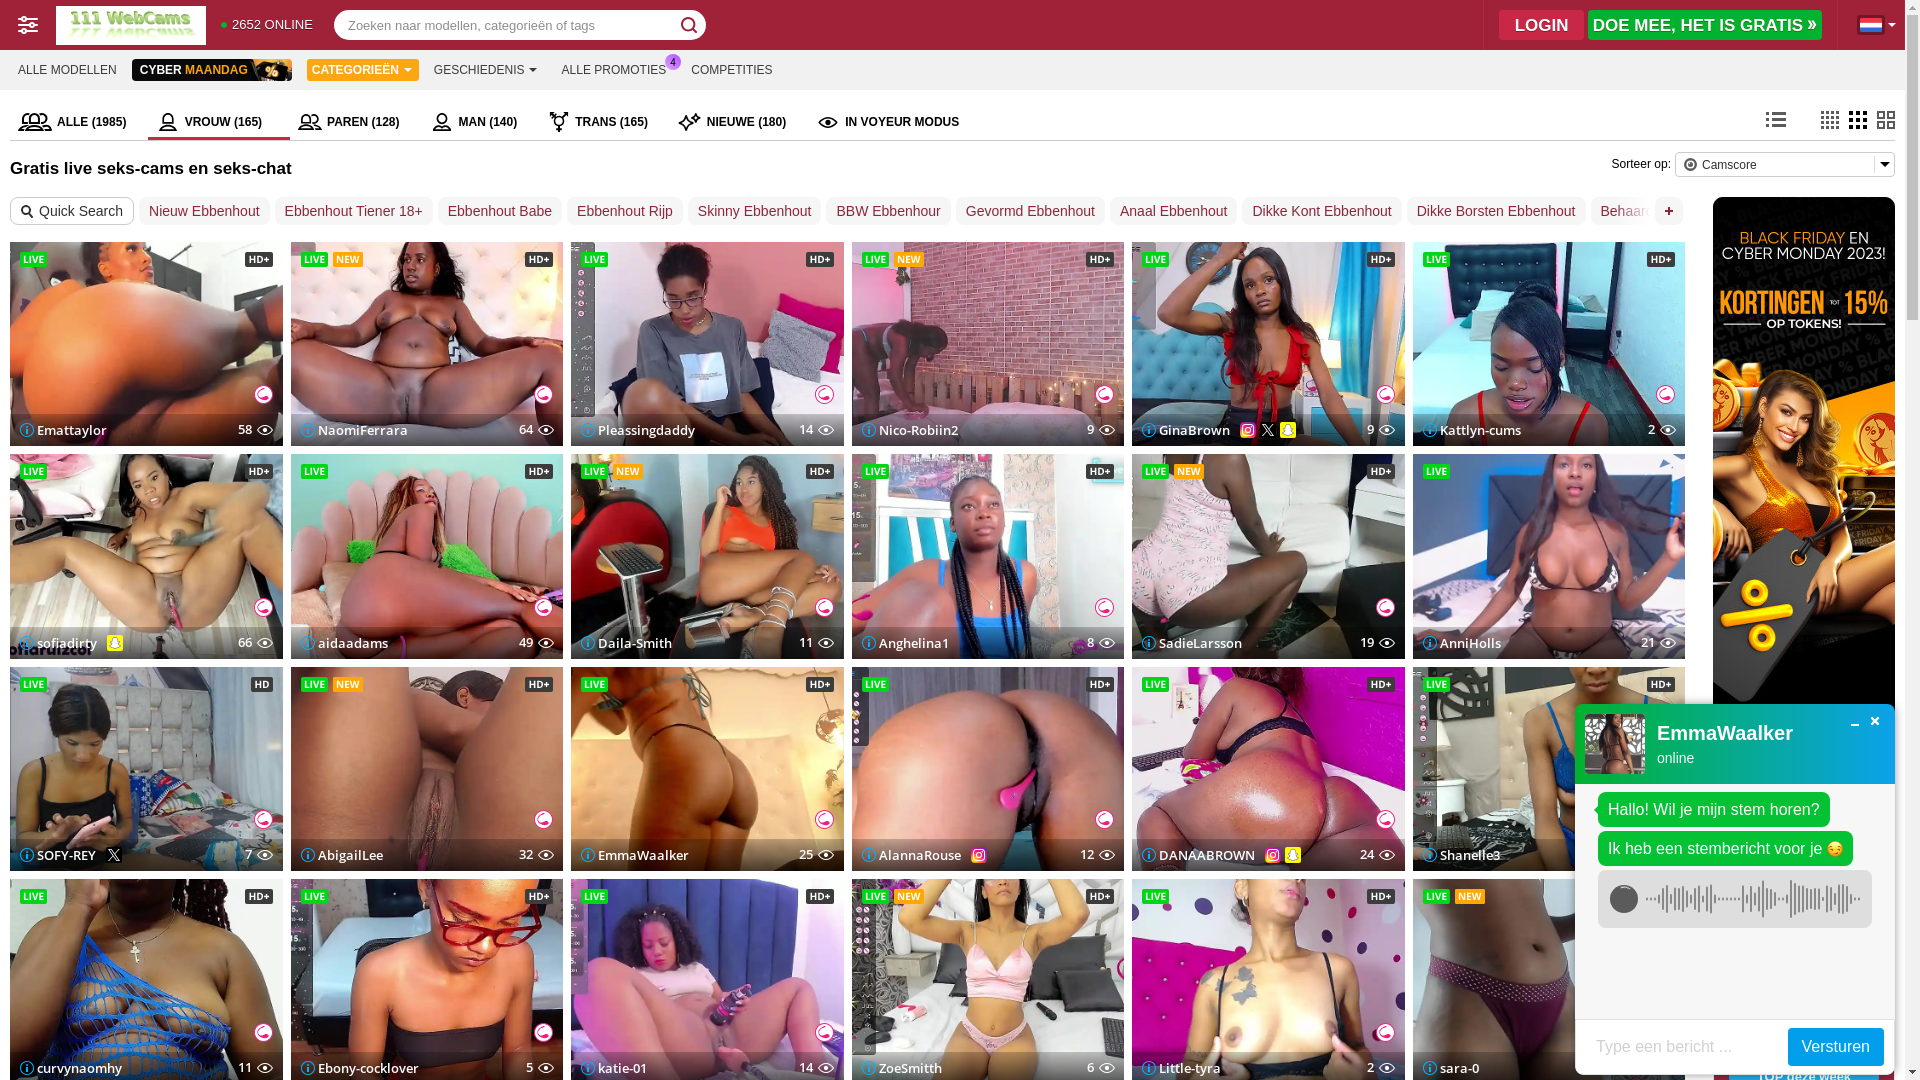  Describe the element at coordinates (353, 428) in the screenshot. I see `'NaomiFerrara'` at that location.